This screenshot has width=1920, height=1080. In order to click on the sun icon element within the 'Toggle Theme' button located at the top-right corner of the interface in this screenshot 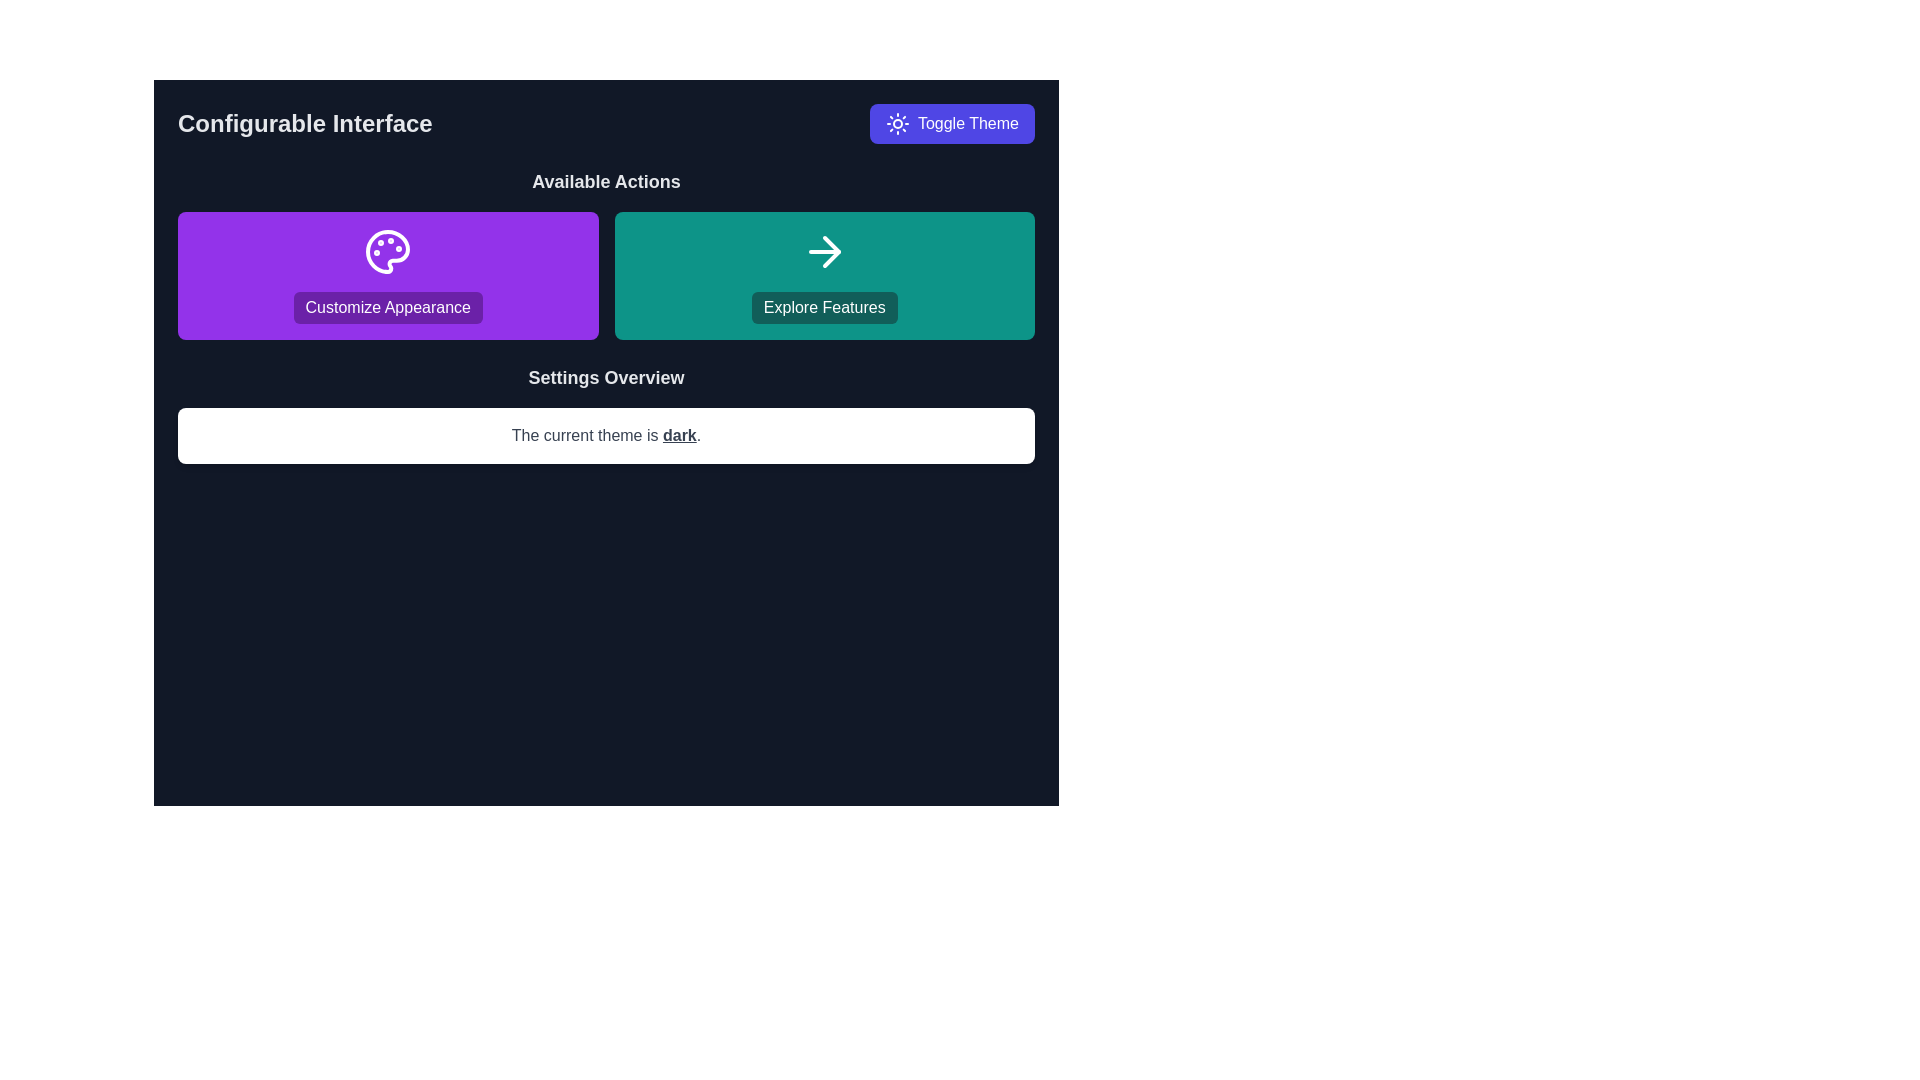, I will do `click(896, 123)`.